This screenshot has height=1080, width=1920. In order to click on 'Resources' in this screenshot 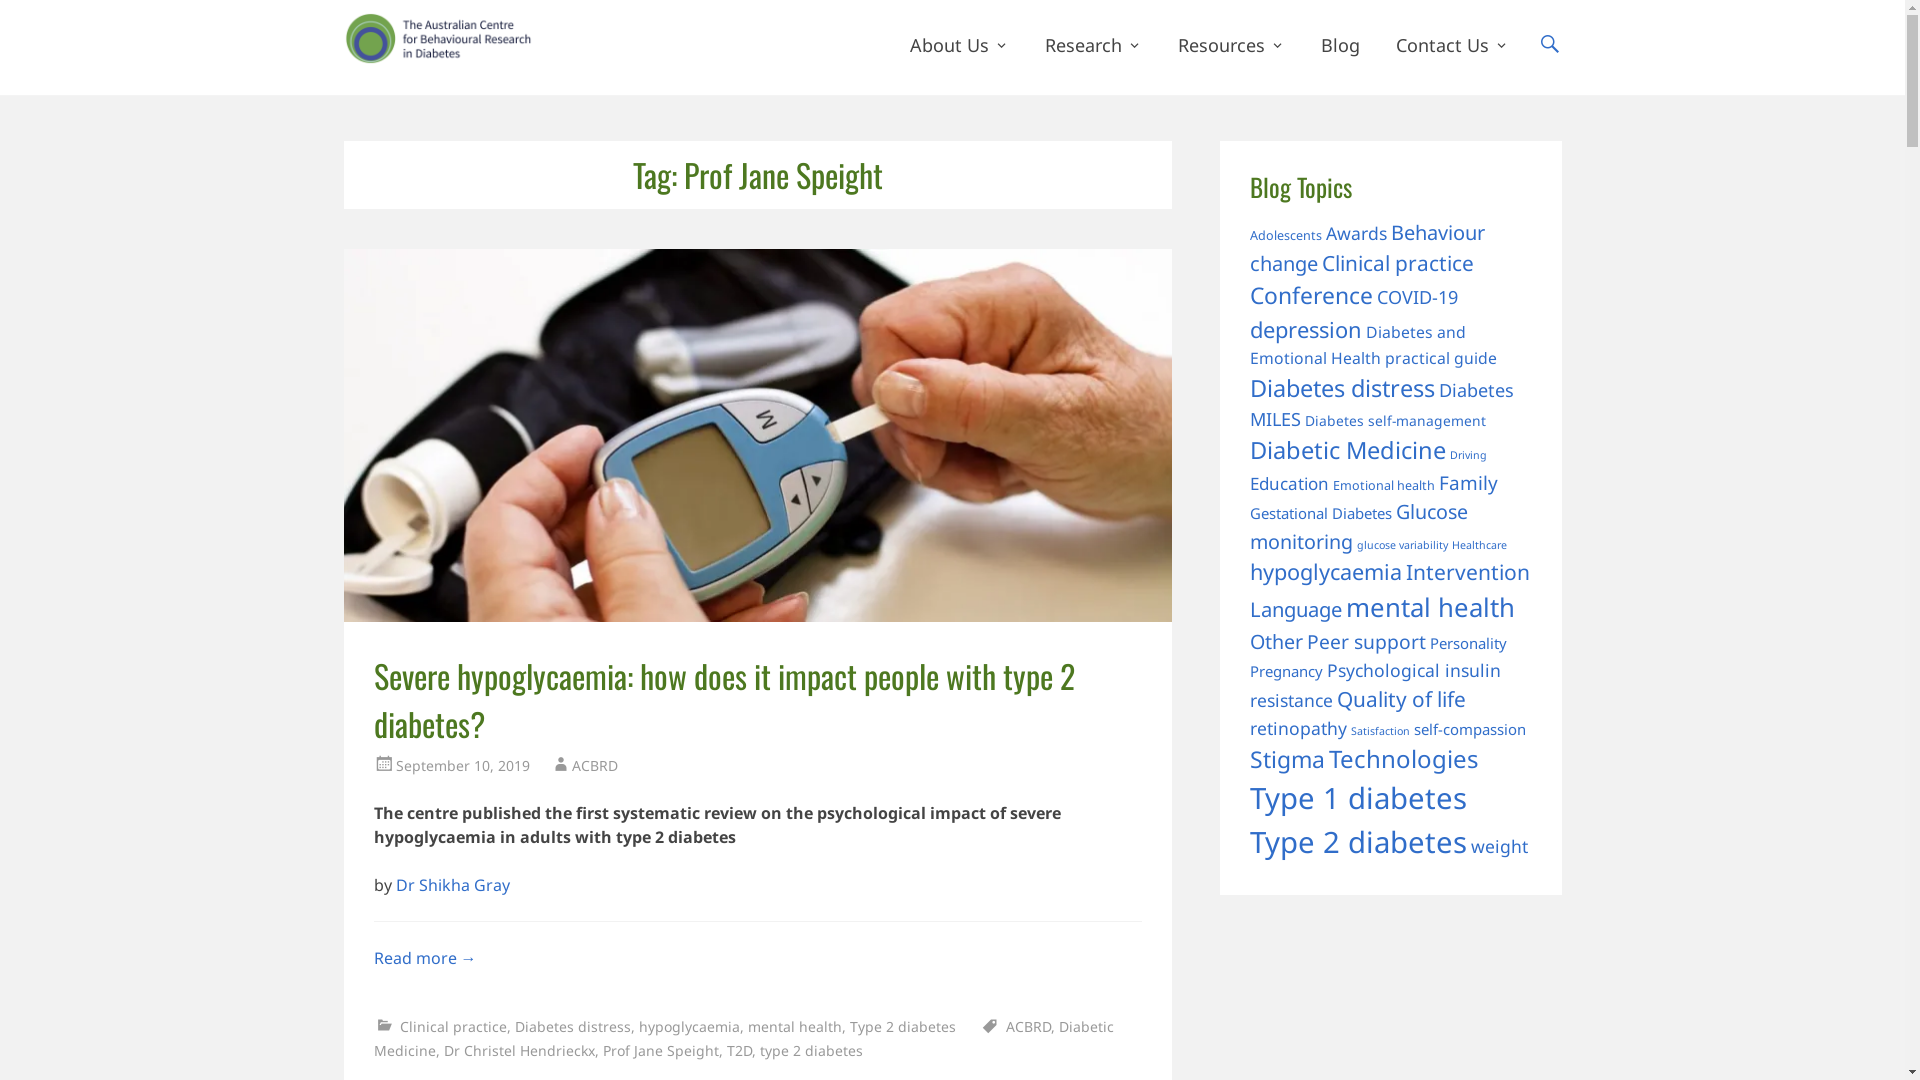, I will do `click(1230, 45)`.